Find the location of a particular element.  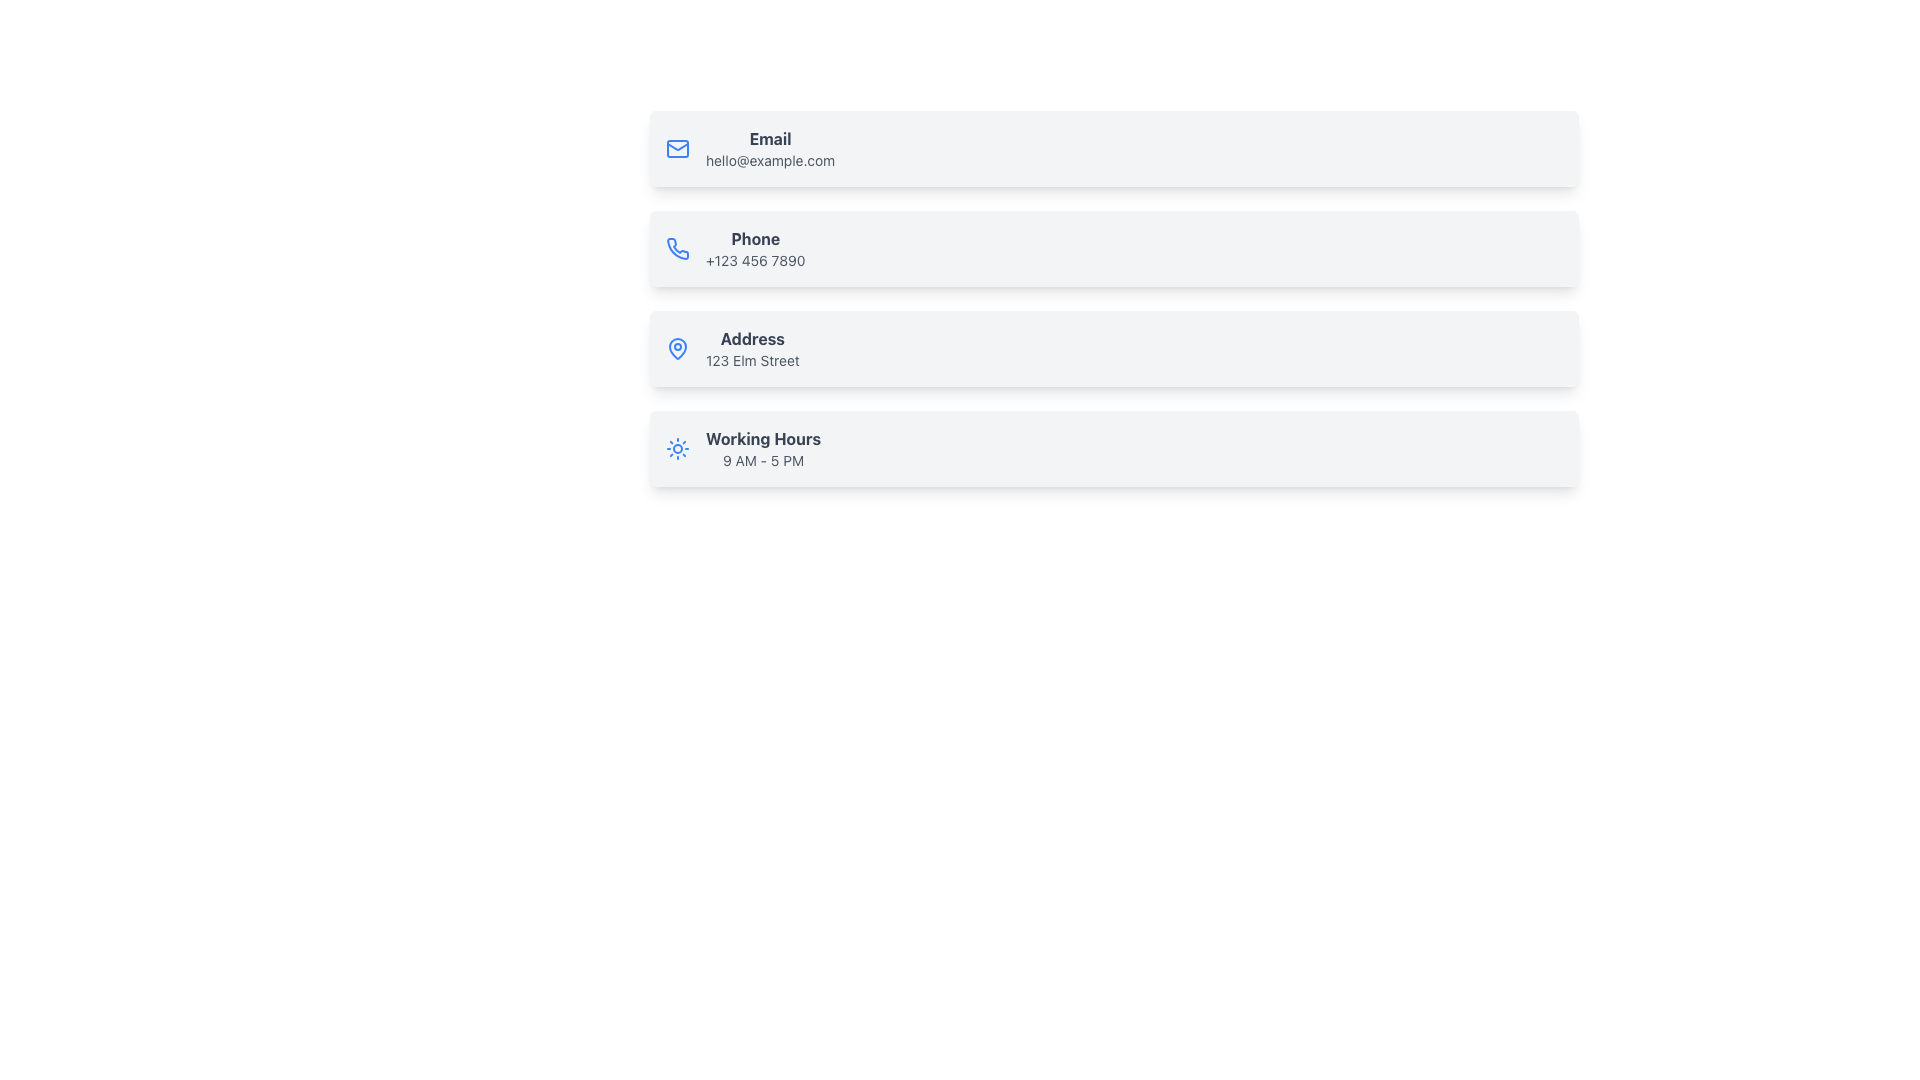

the Text Label displaying the working hours of the establishment, which is positioned to the right of a sun-like icon and below the title 'Working Hours' in the contact details list is located at coordinates (762, 461).